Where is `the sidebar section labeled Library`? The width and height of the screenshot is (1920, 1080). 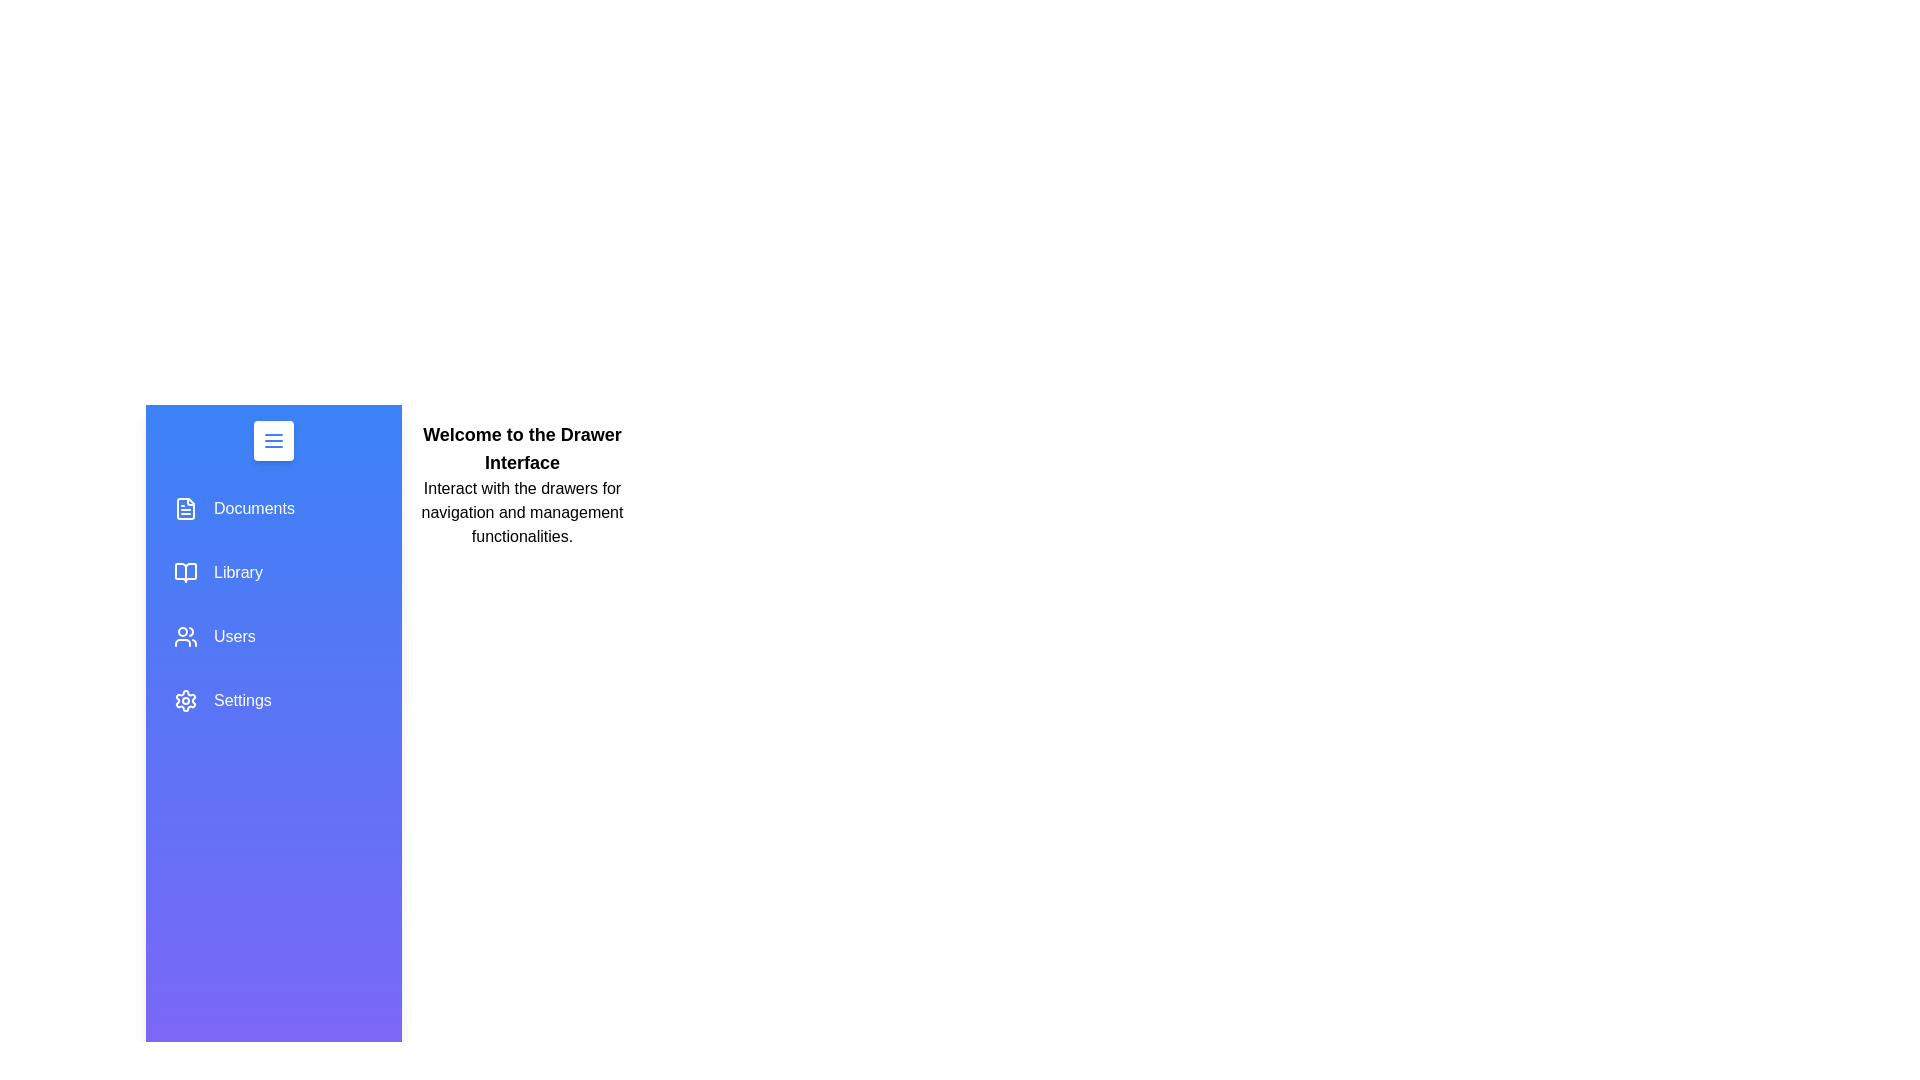
the sidebar section labeled Library is located at coordinates (272, 573).